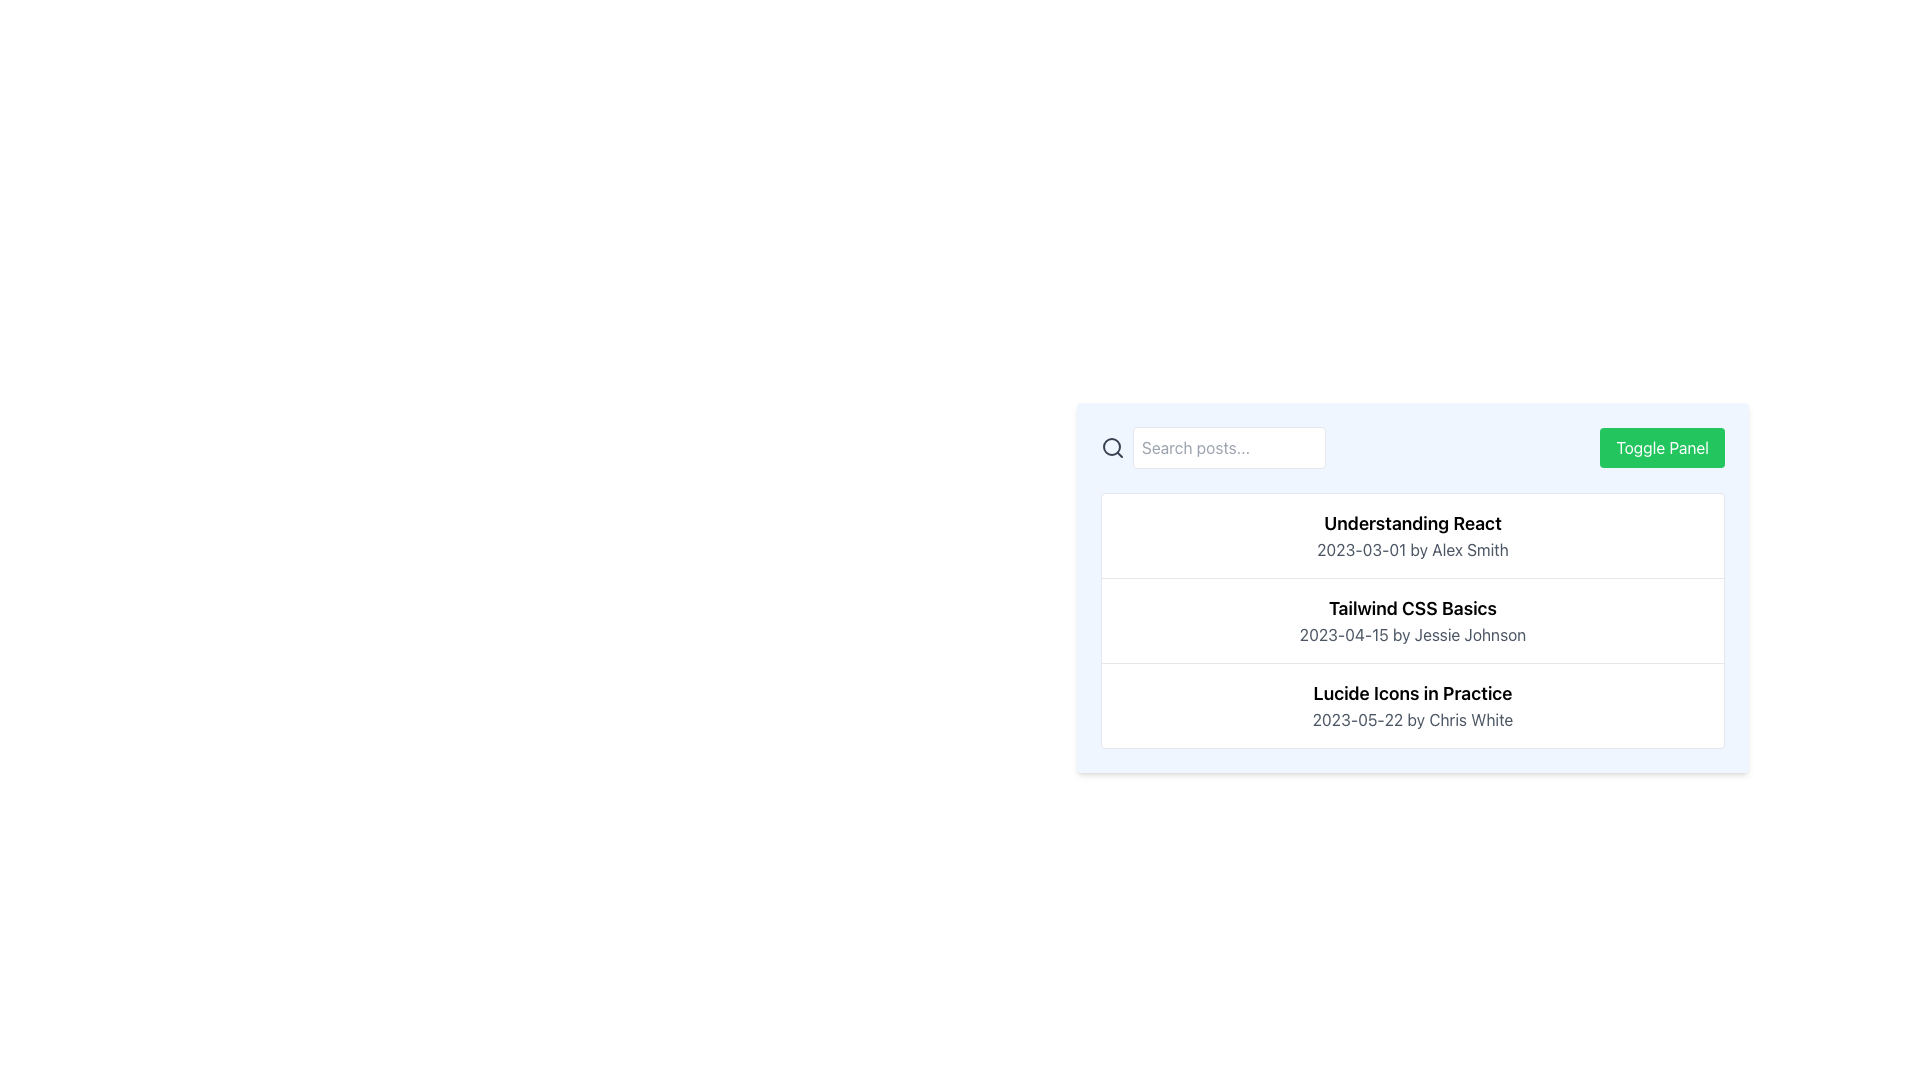 This screenshot has height=1080, width=1920. I want to click on the static text element that provides metadata about the blog post, located below the 'Tailwind CSS Basics' text, so click(1411, 635).